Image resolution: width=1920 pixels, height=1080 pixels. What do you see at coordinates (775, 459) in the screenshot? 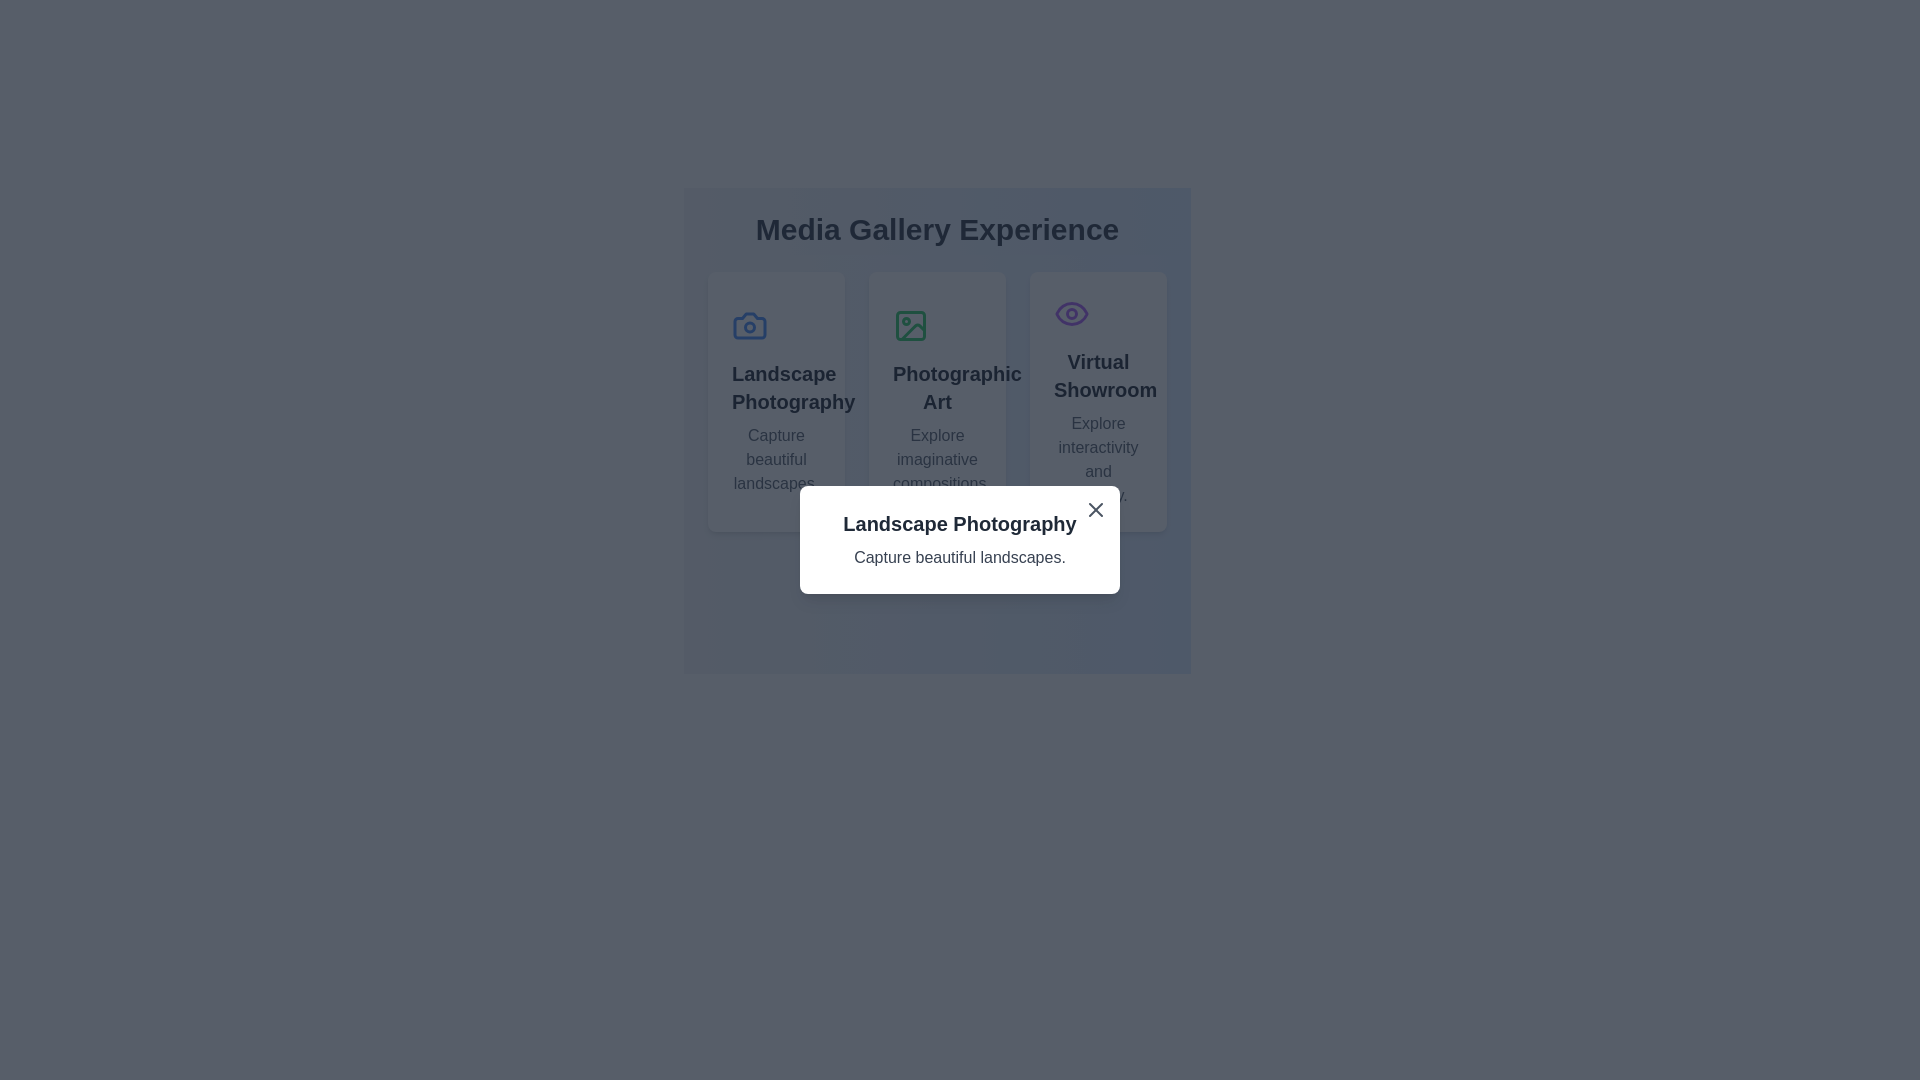
I see `the static text element displaying 'Capture beautiful landscapes.' which is styled in a smaller gray font and located below the header 'Landscape Photography.'` at bounding box center [775, 459].